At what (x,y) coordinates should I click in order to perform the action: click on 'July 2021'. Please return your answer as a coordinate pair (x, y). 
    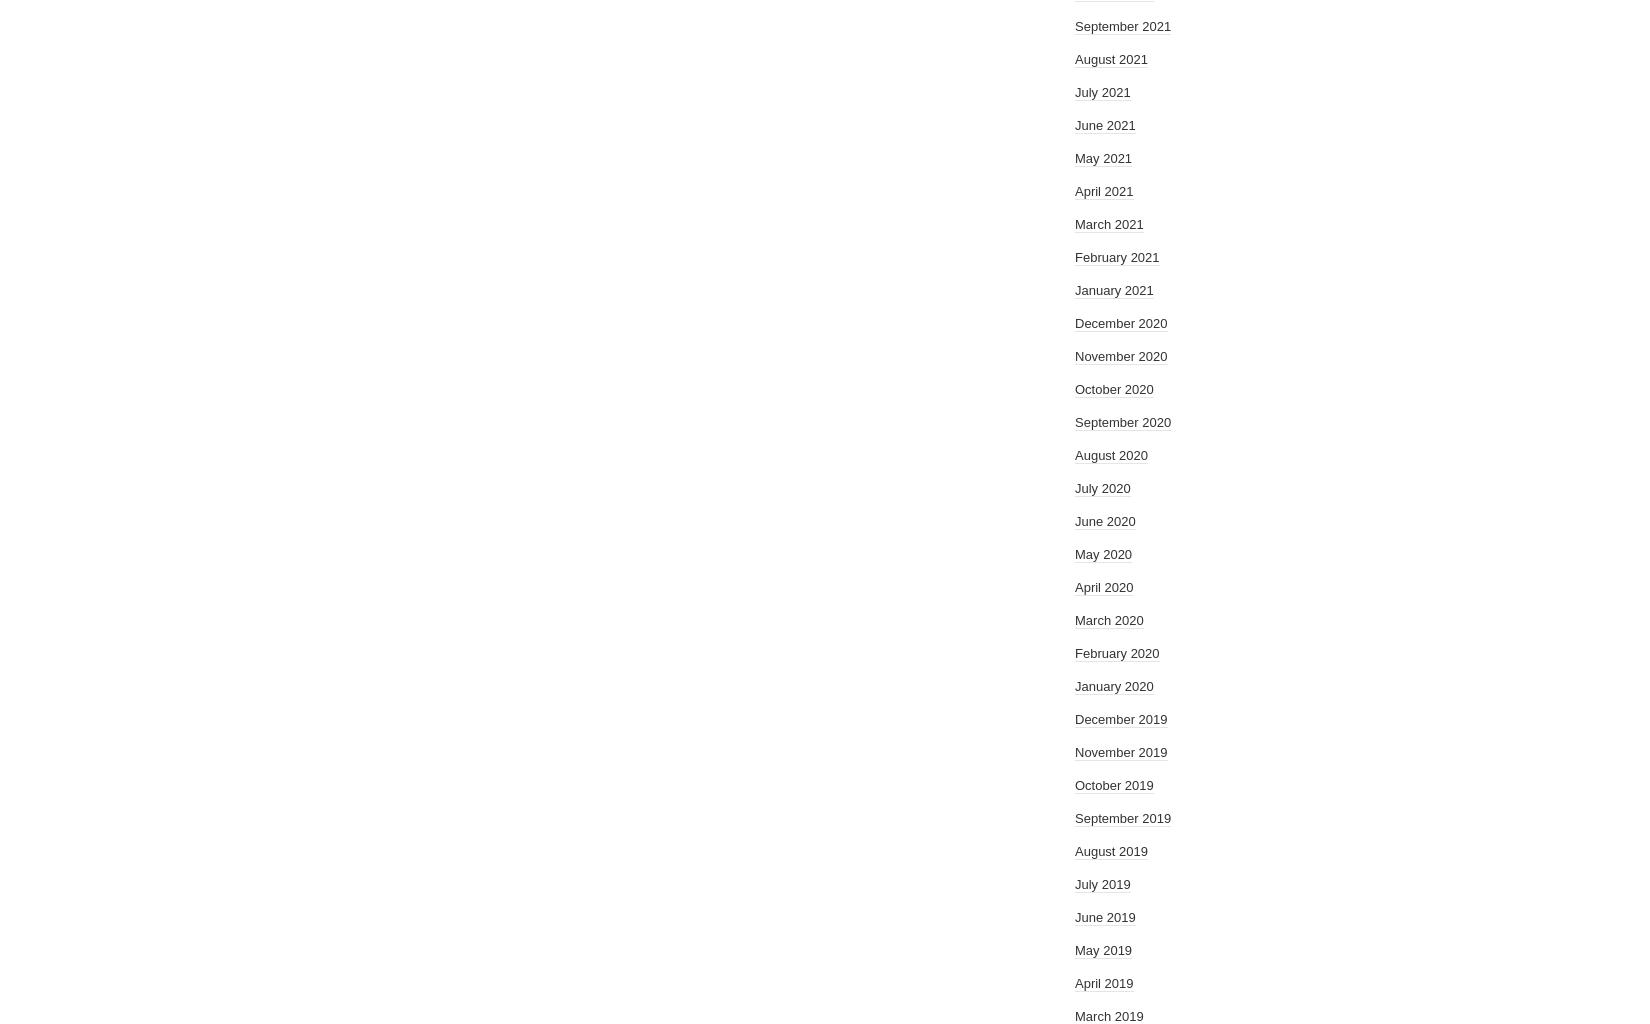
    Looking at the image, I should click on (1074, 92).